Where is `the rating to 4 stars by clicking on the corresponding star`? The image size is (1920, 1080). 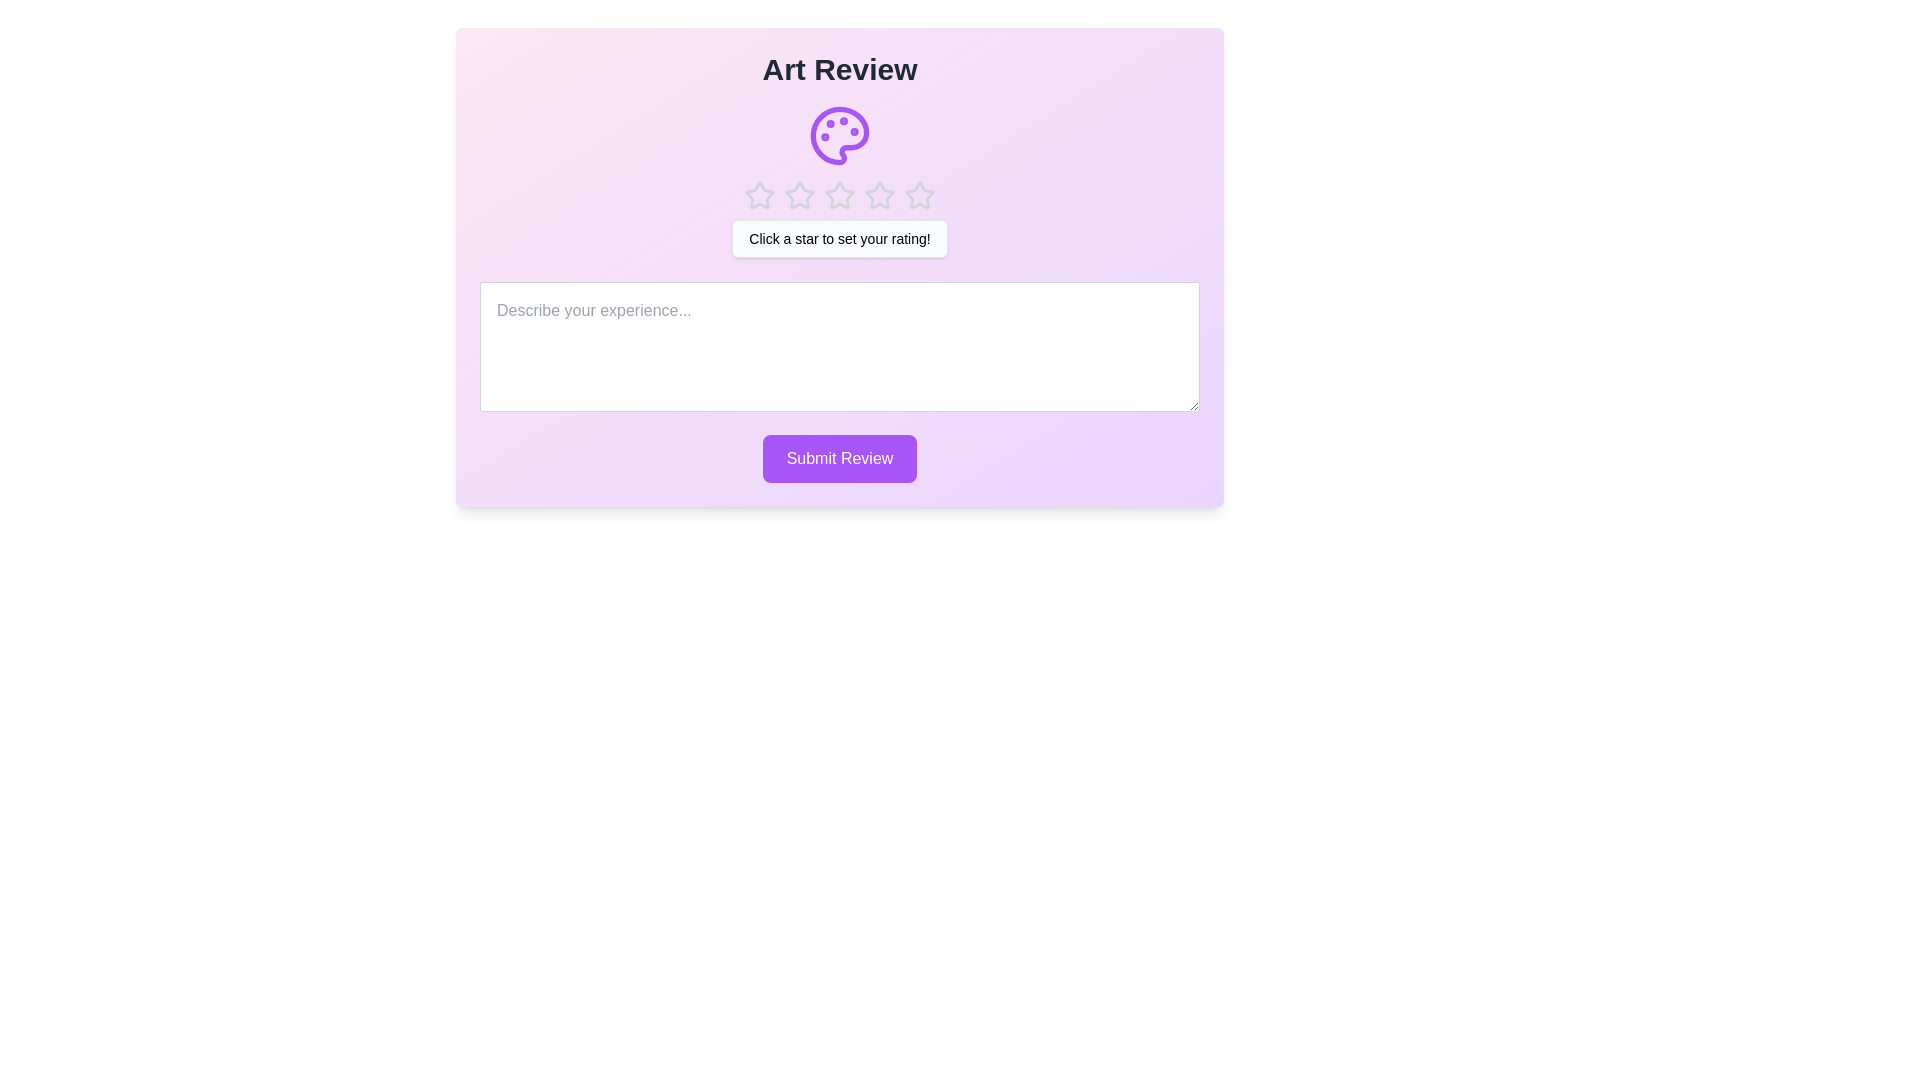
the rating to 4 stars by clicking on the corresponding star is located at coordinates (879, 196).